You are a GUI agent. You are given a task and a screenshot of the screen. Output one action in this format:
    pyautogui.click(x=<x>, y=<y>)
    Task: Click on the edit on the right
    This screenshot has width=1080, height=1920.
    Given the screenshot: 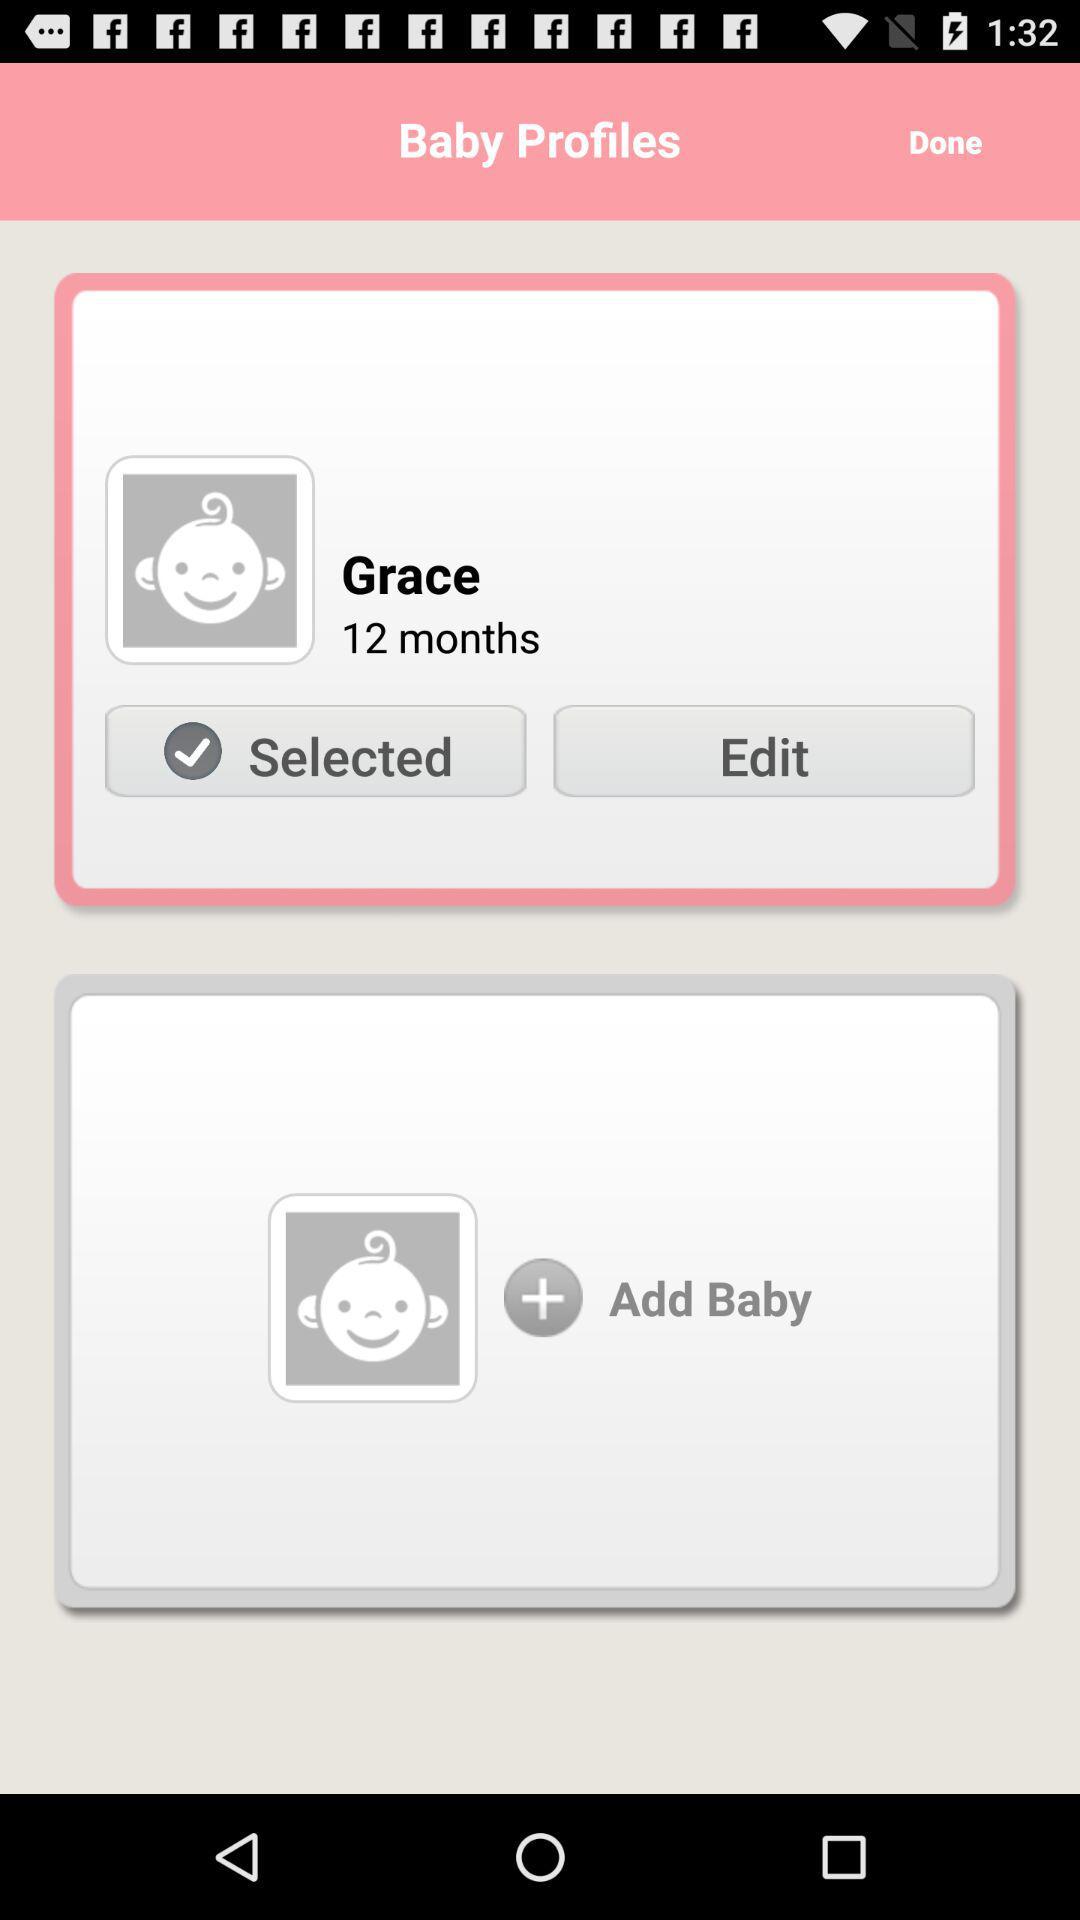 What is the action you would take?
    pyautogui.click(x=764, y=750)
    